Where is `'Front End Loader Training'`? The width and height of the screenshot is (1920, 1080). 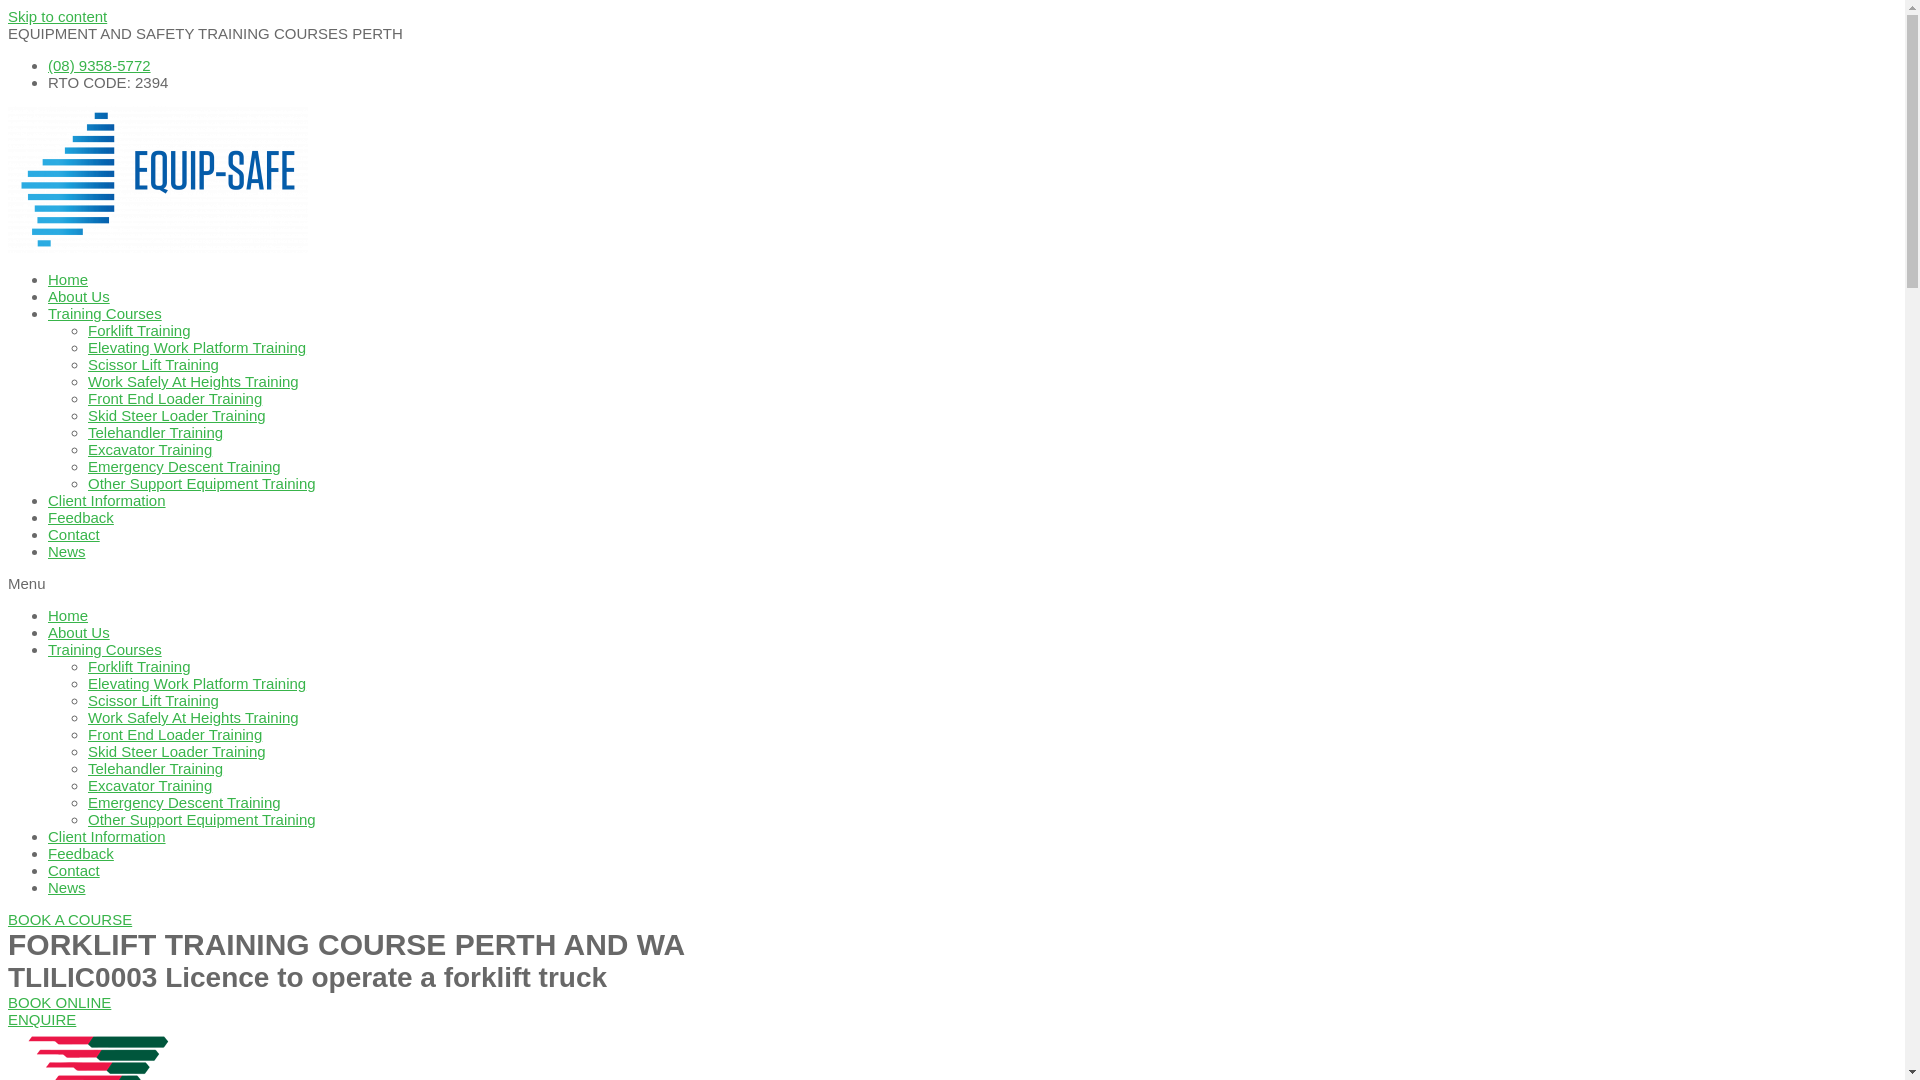
'Front End Loader Training' is located at coordinates (174, 734).